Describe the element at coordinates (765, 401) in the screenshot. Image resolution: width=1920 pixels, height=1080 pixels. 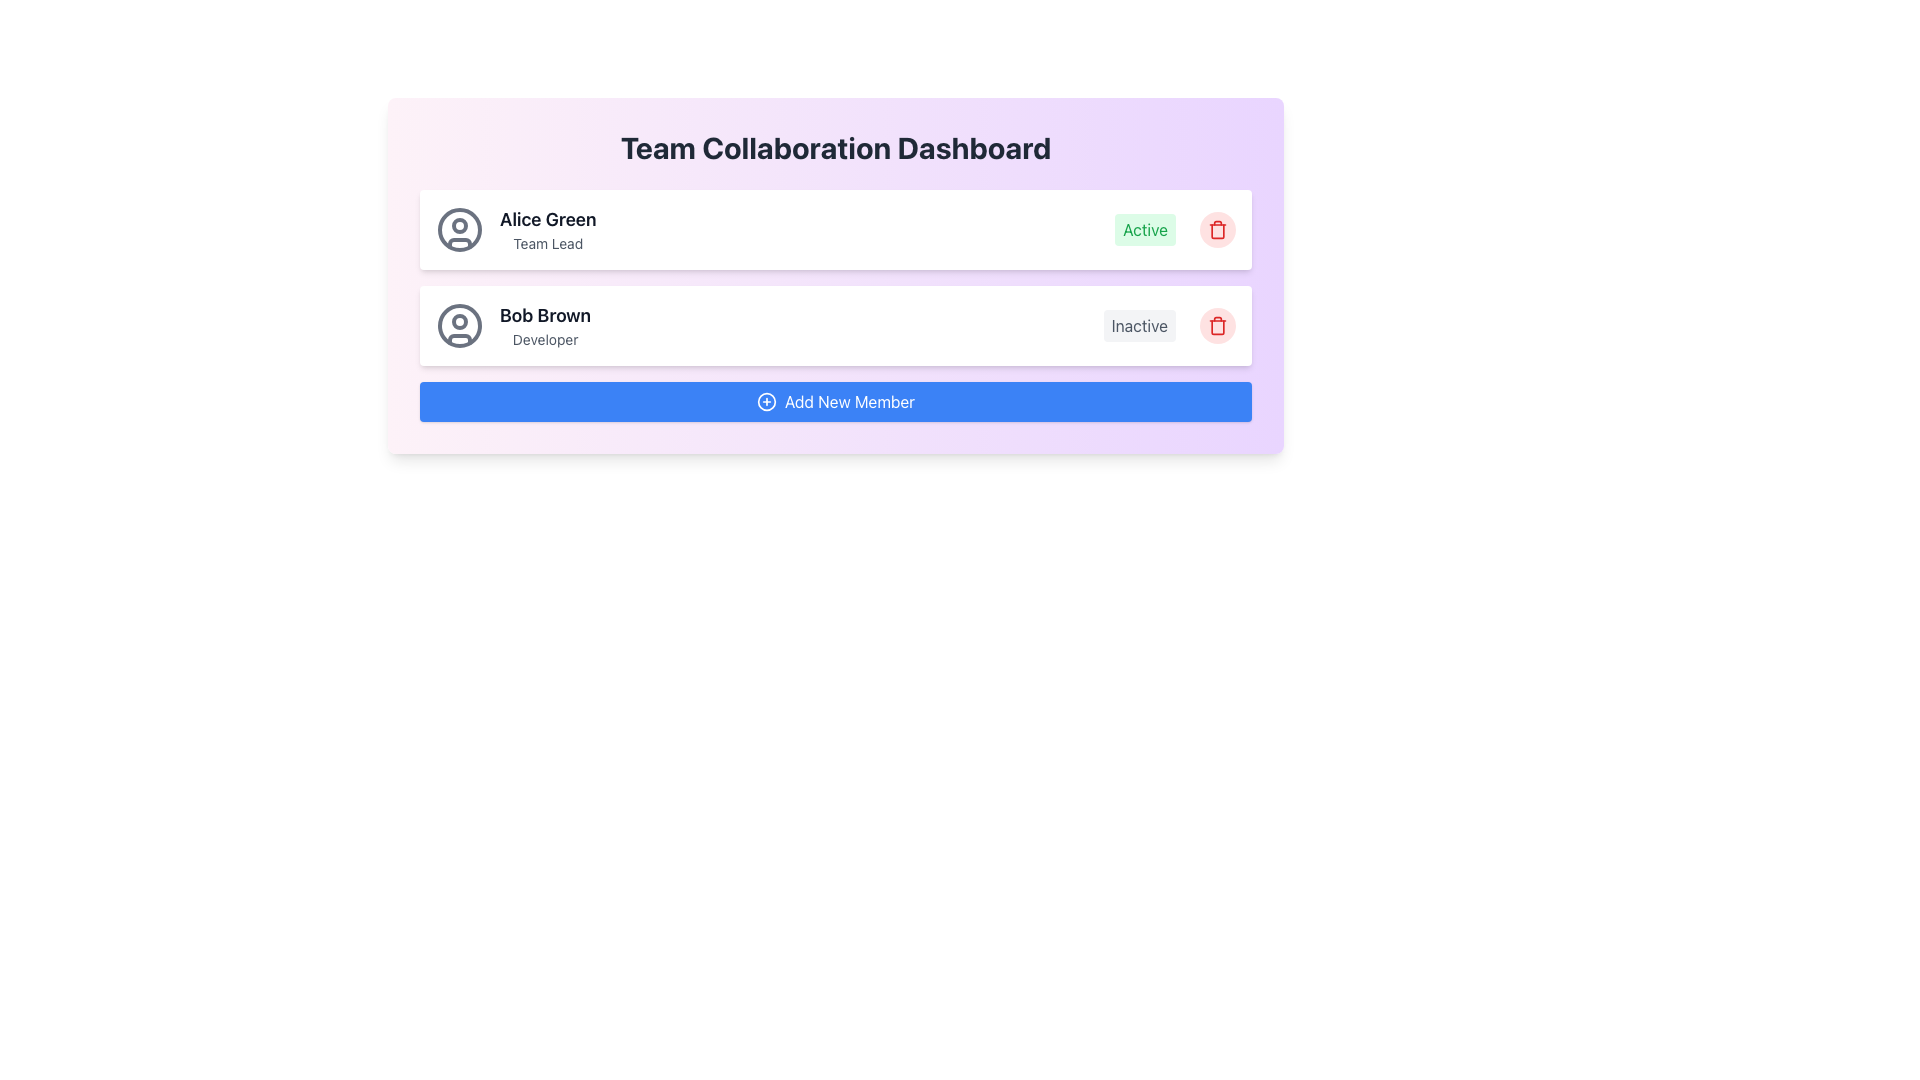
I see `the icon to the left of the 'Add New Member' button` at that location.